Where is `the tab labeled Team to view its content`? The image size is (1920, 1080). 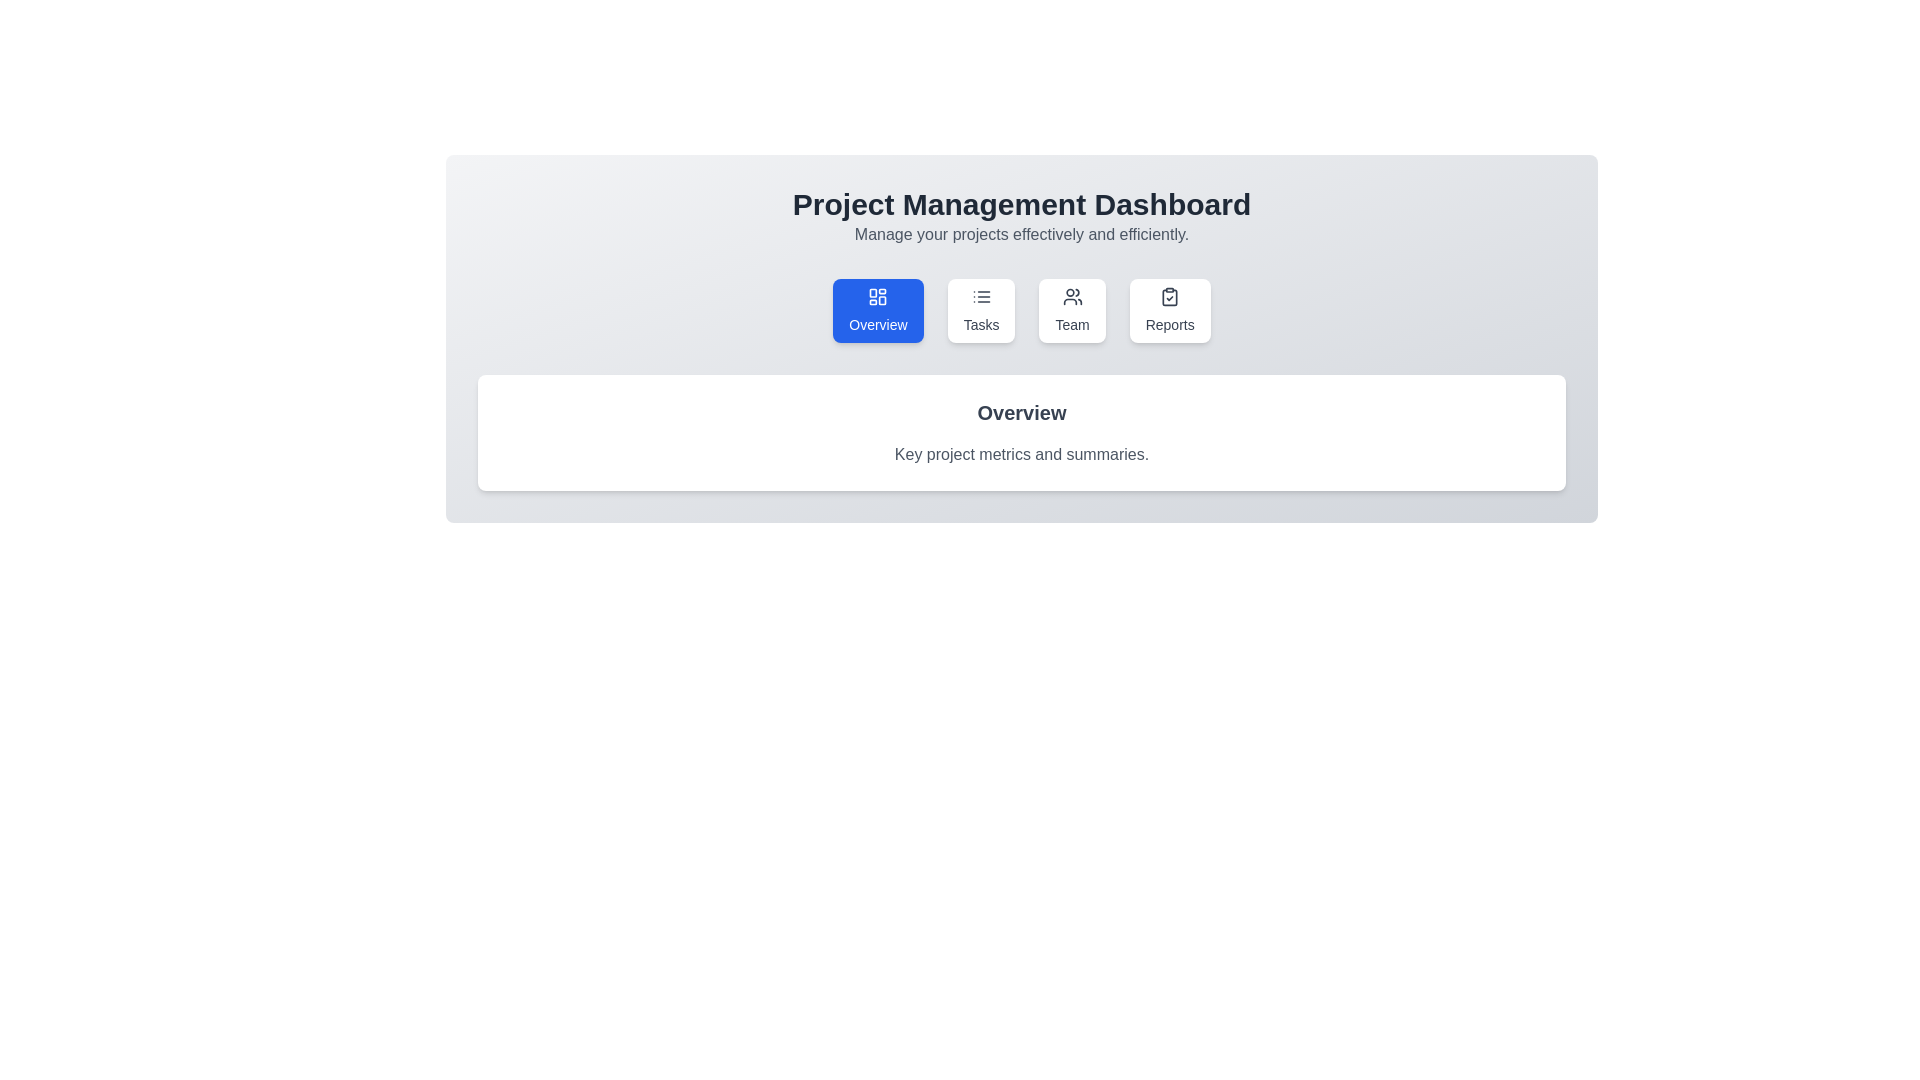 the tab labeled Team to view its content is located at coordinates (1071, 311).